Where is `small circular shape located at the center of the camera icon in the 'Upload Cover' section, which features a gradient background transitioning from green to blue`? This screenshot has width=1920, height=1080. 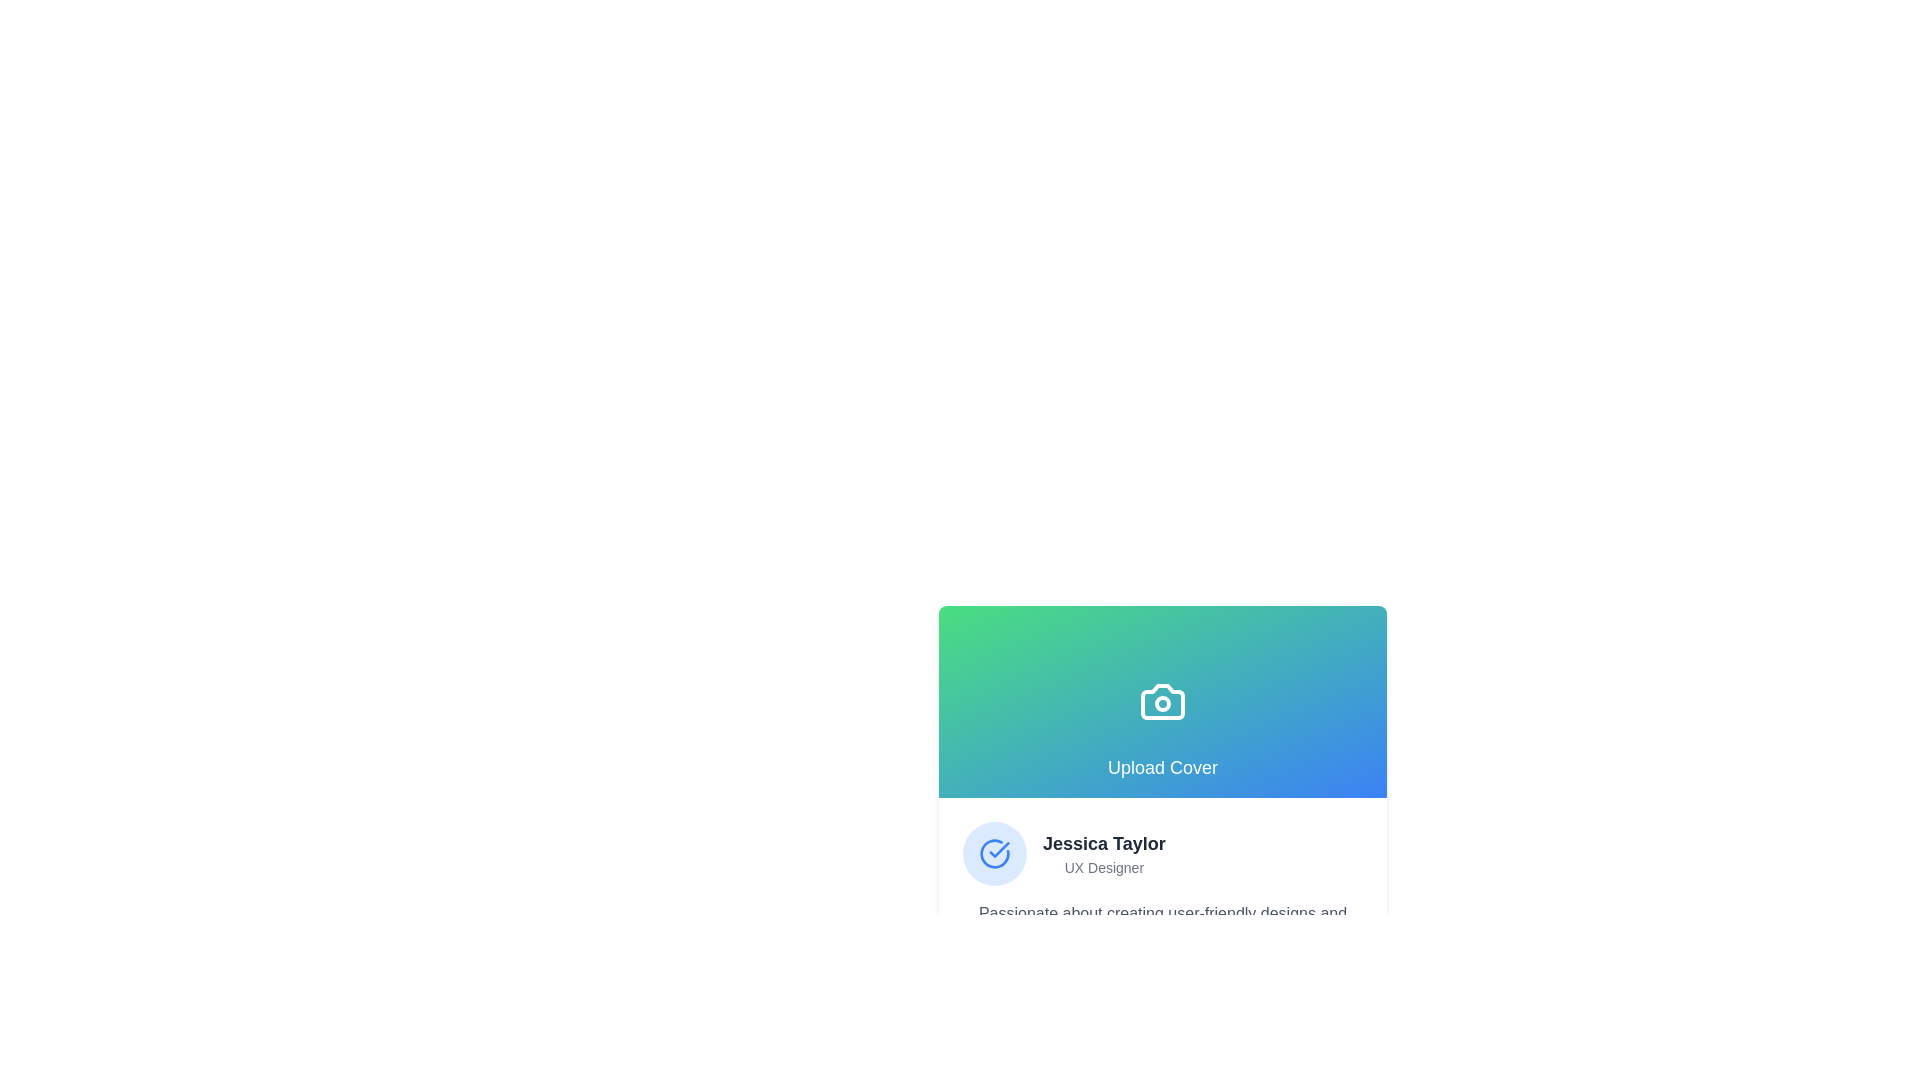
small circular shape located at the center of the camera icon in the 'Upload Cover' section, which features a gradient background transitioning from green to blue is located at coordinates (1162, 703).